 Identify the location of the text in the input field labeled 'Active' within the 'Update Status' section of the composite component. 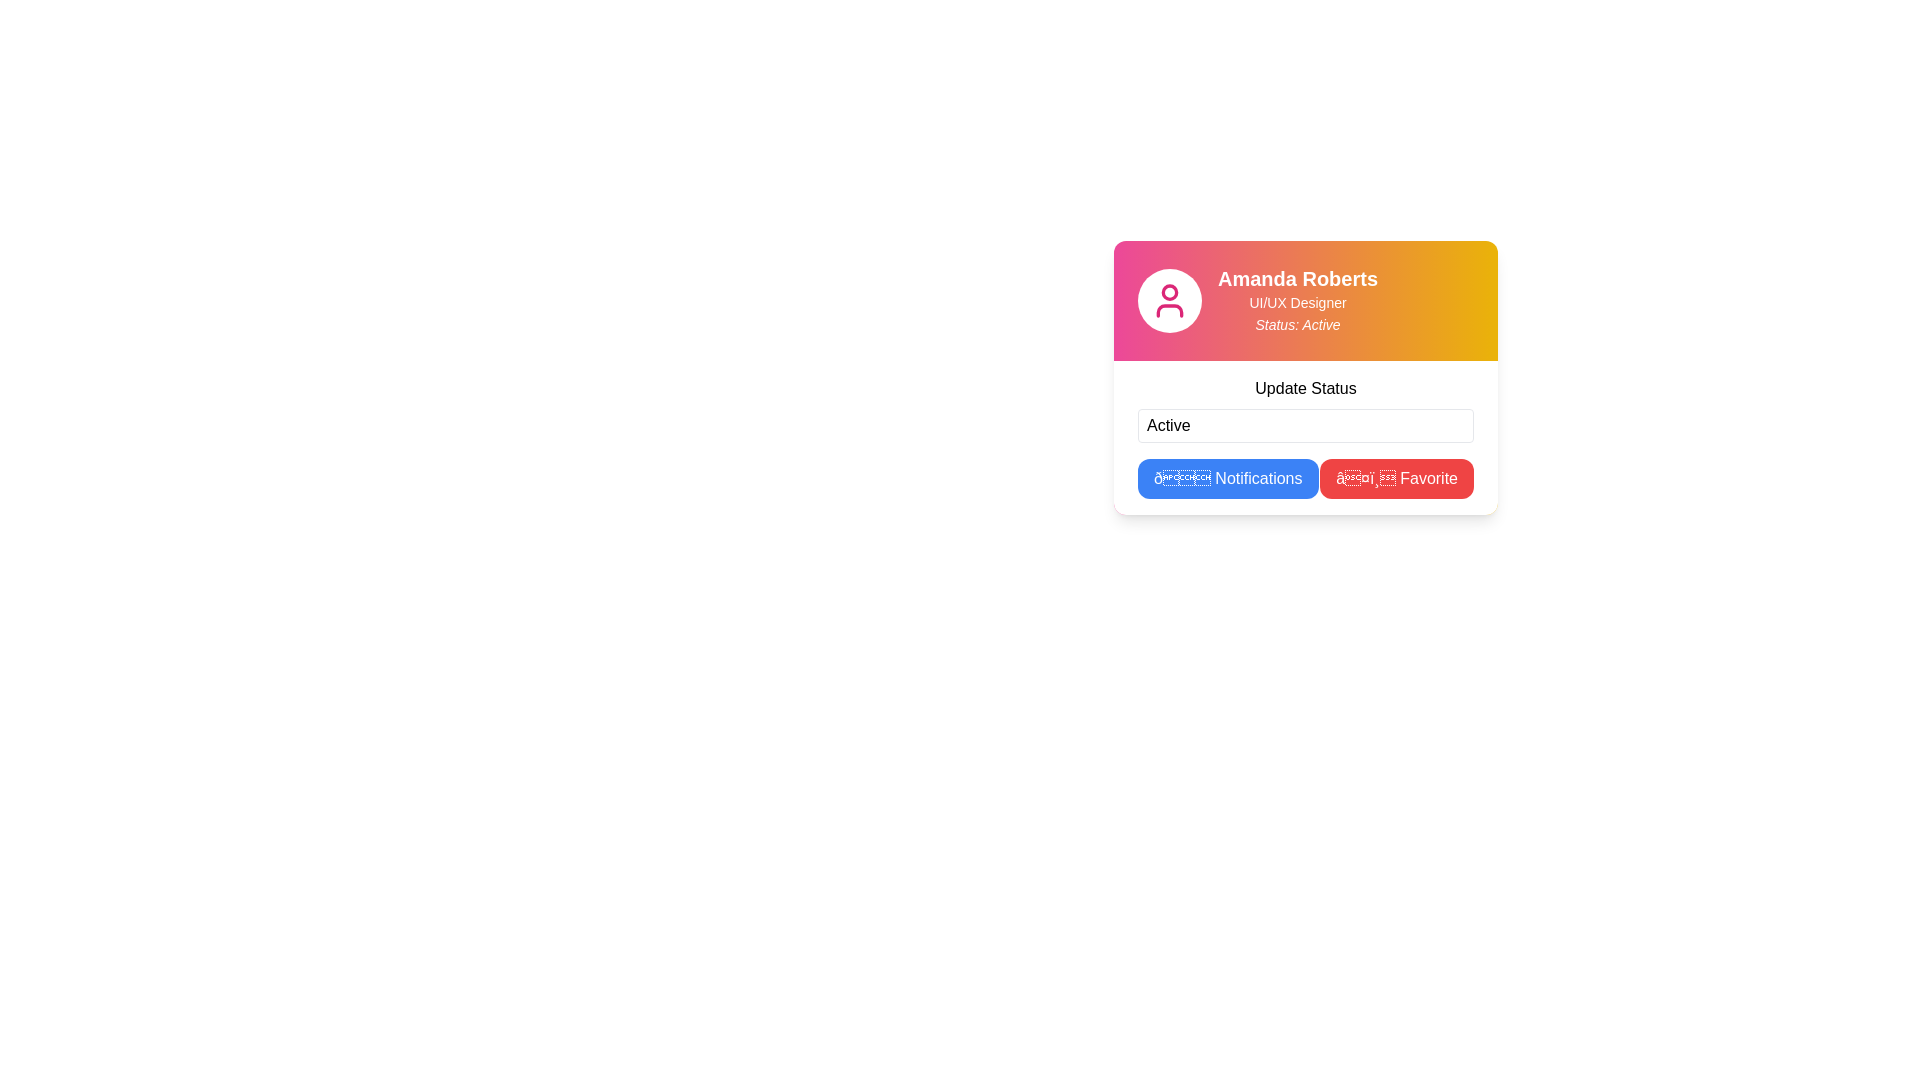
(1305, 437).